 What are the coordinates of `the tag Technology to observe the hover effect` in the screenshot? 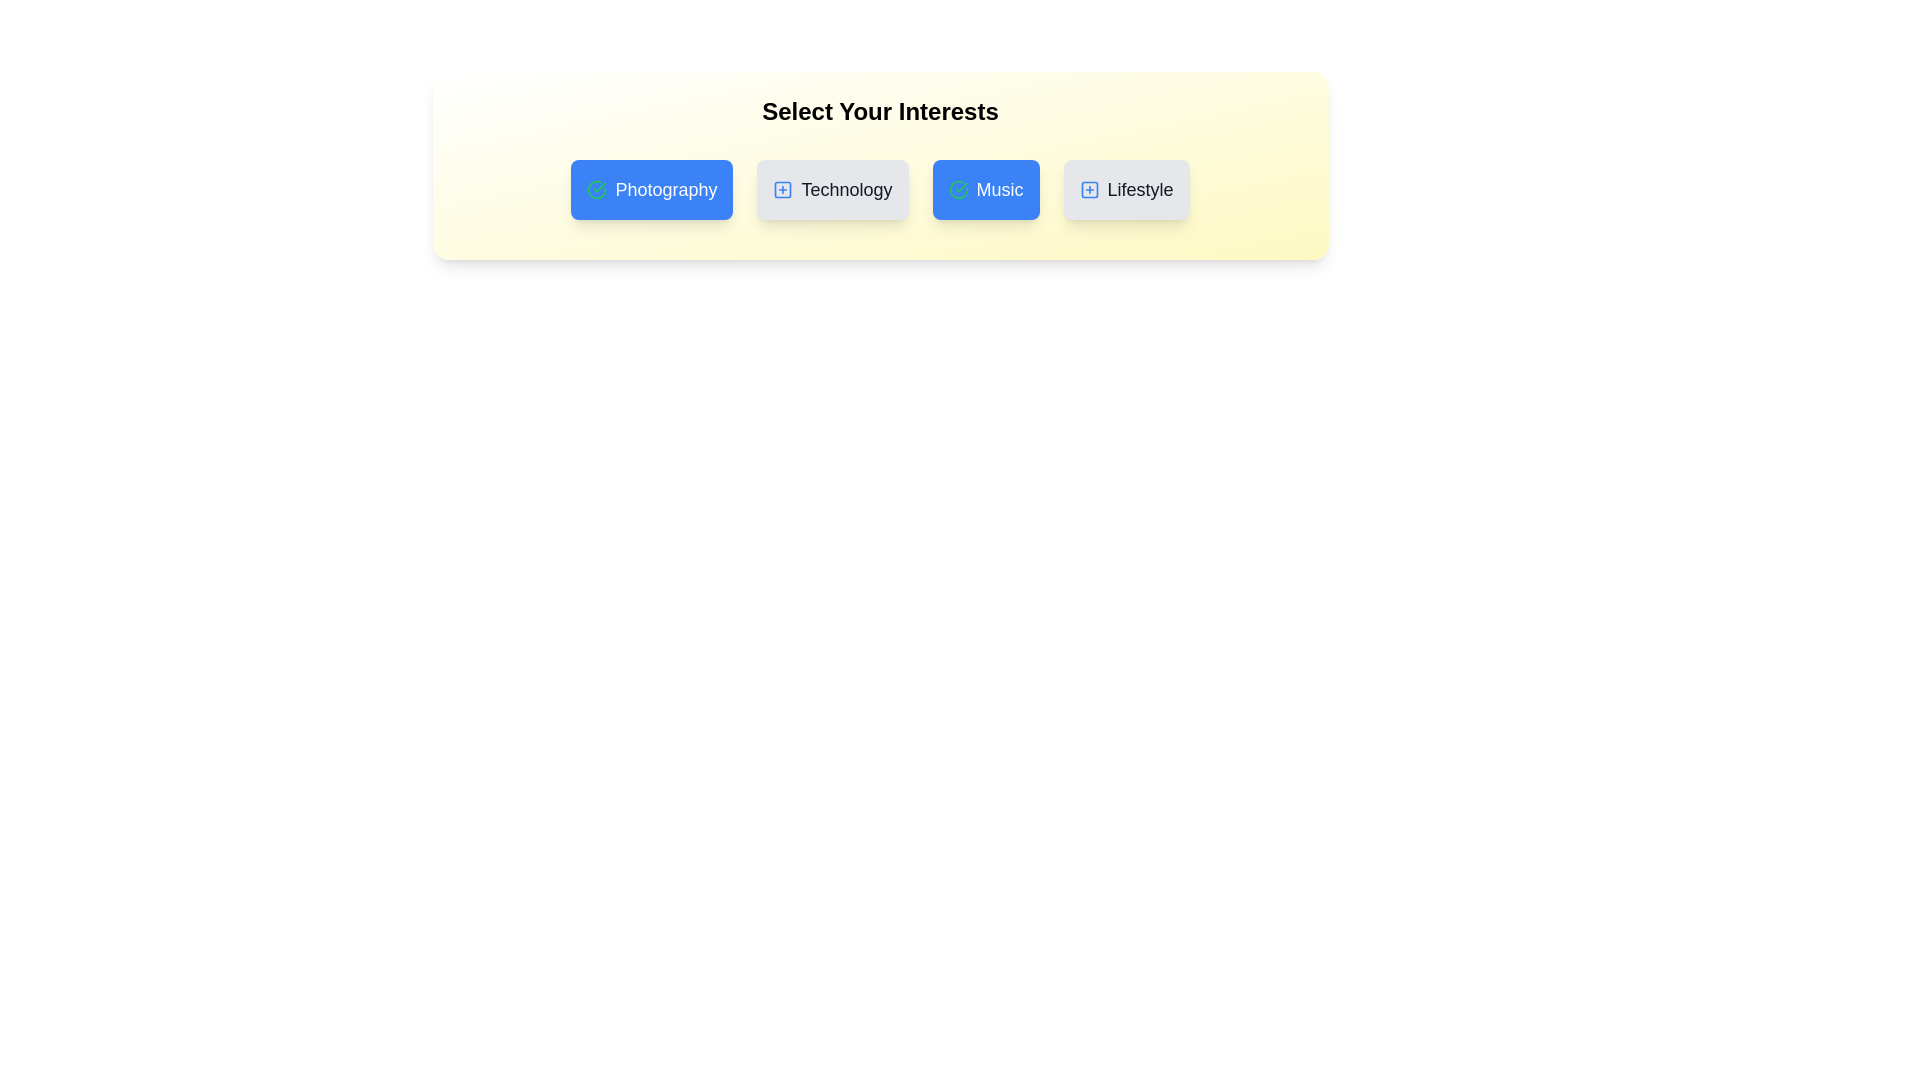 It's located at (833, 189).